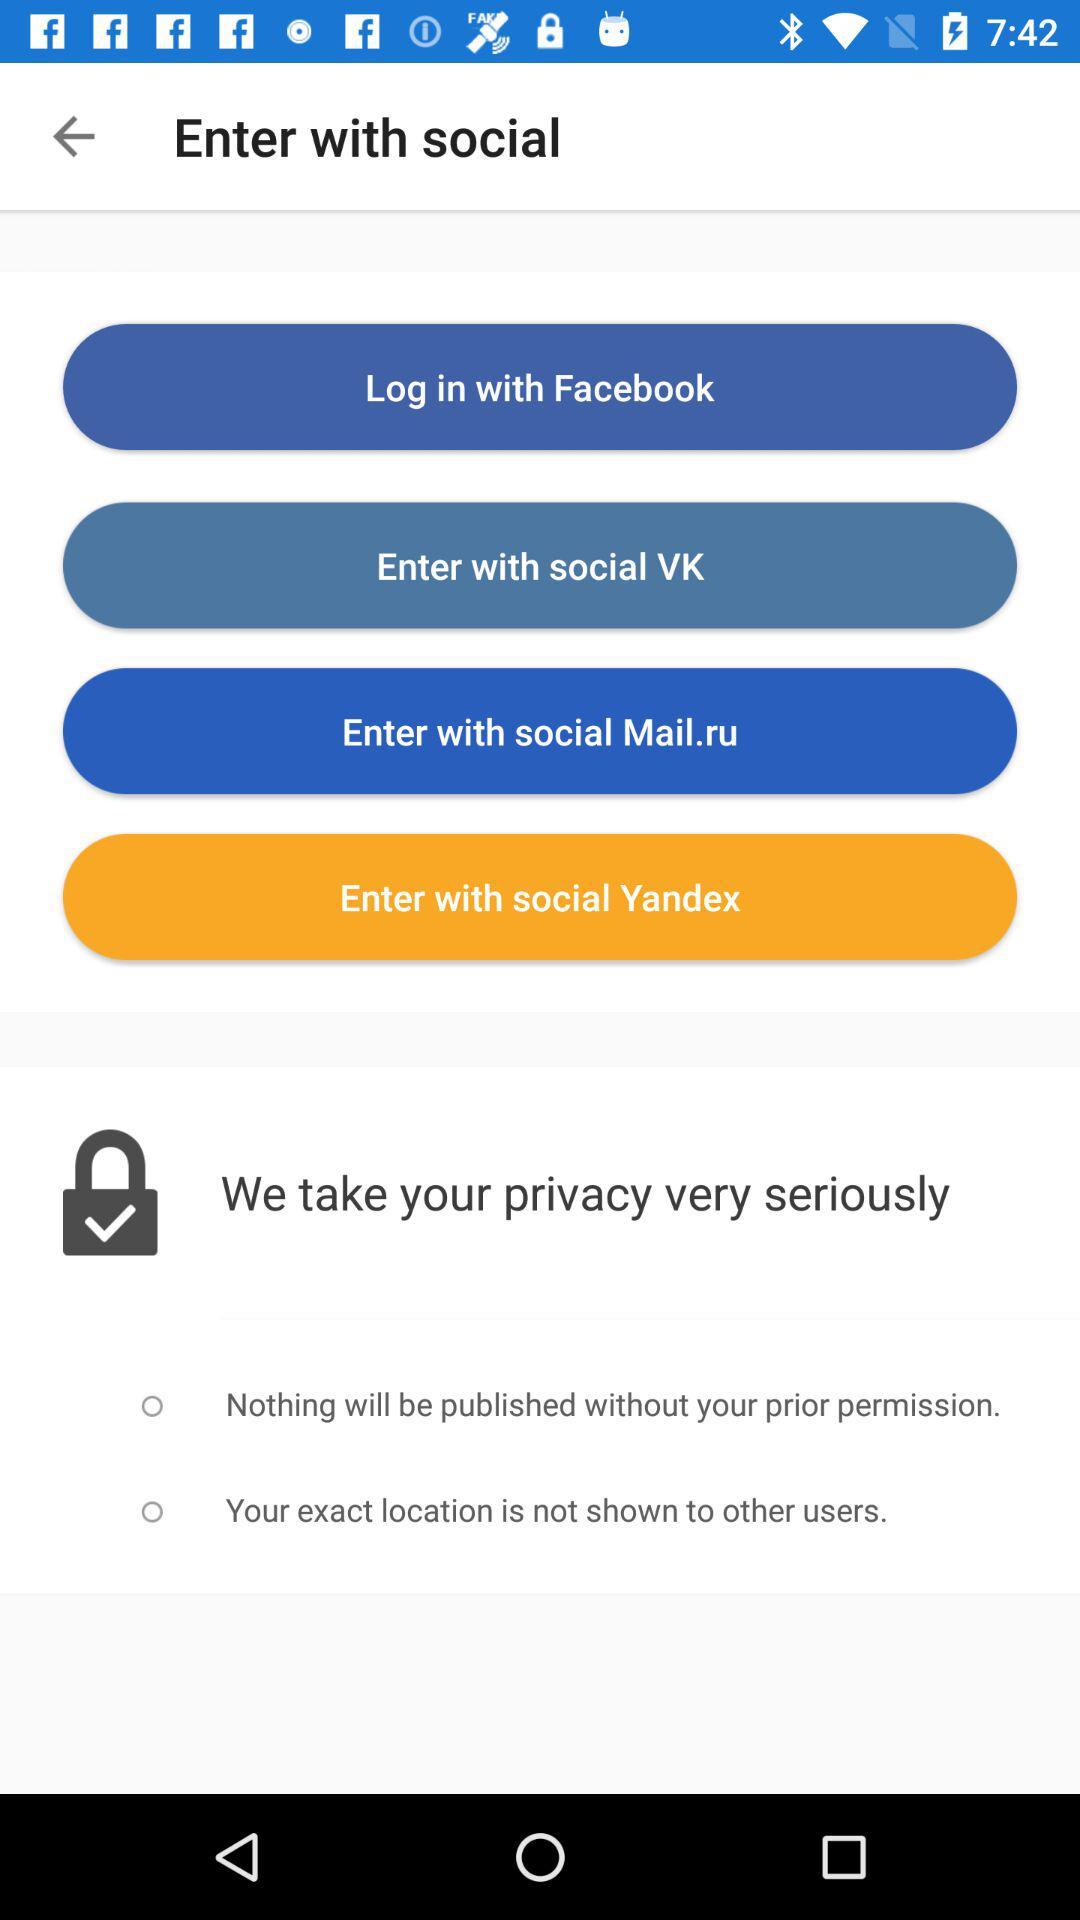  I want to click on option above yellow button, so click(540, 729).